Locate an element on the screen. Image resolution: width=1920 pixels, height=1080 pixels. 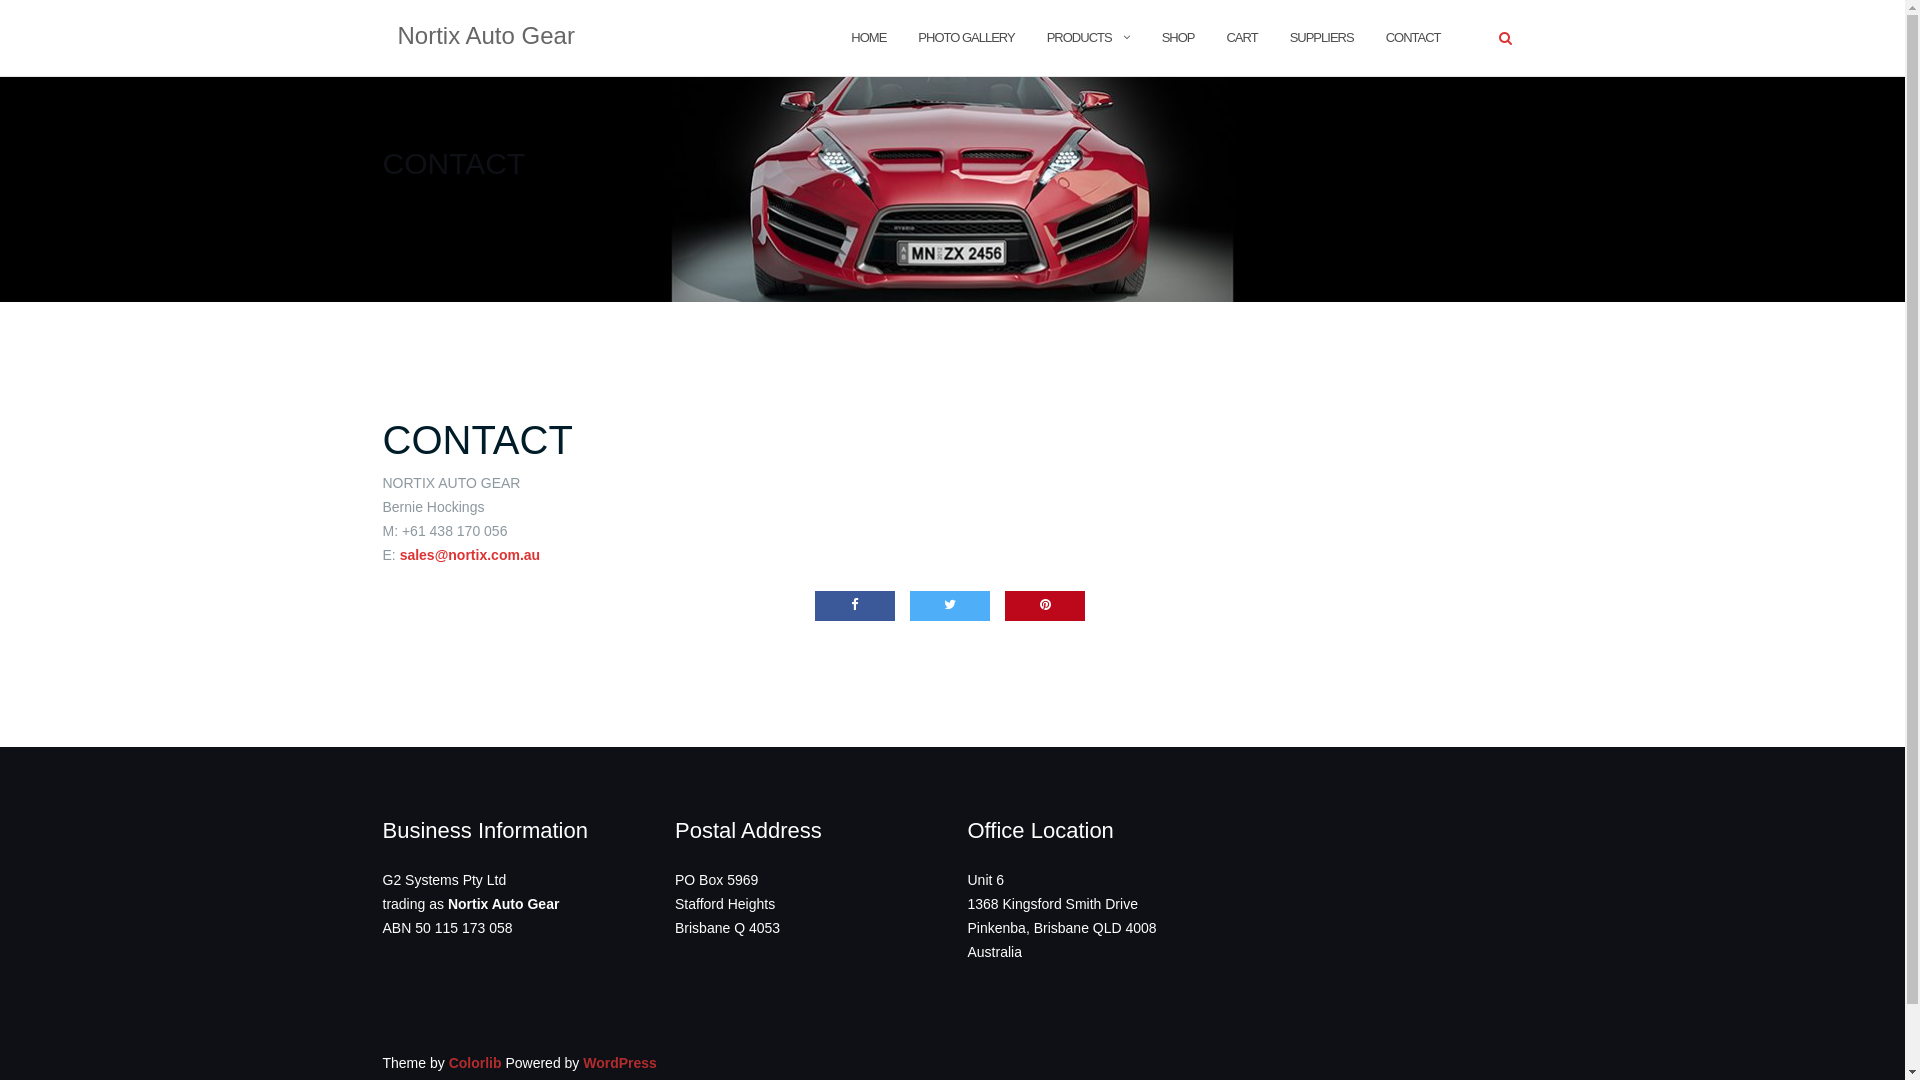
'PRODUCTS' is located at coordinates (1078, 37).